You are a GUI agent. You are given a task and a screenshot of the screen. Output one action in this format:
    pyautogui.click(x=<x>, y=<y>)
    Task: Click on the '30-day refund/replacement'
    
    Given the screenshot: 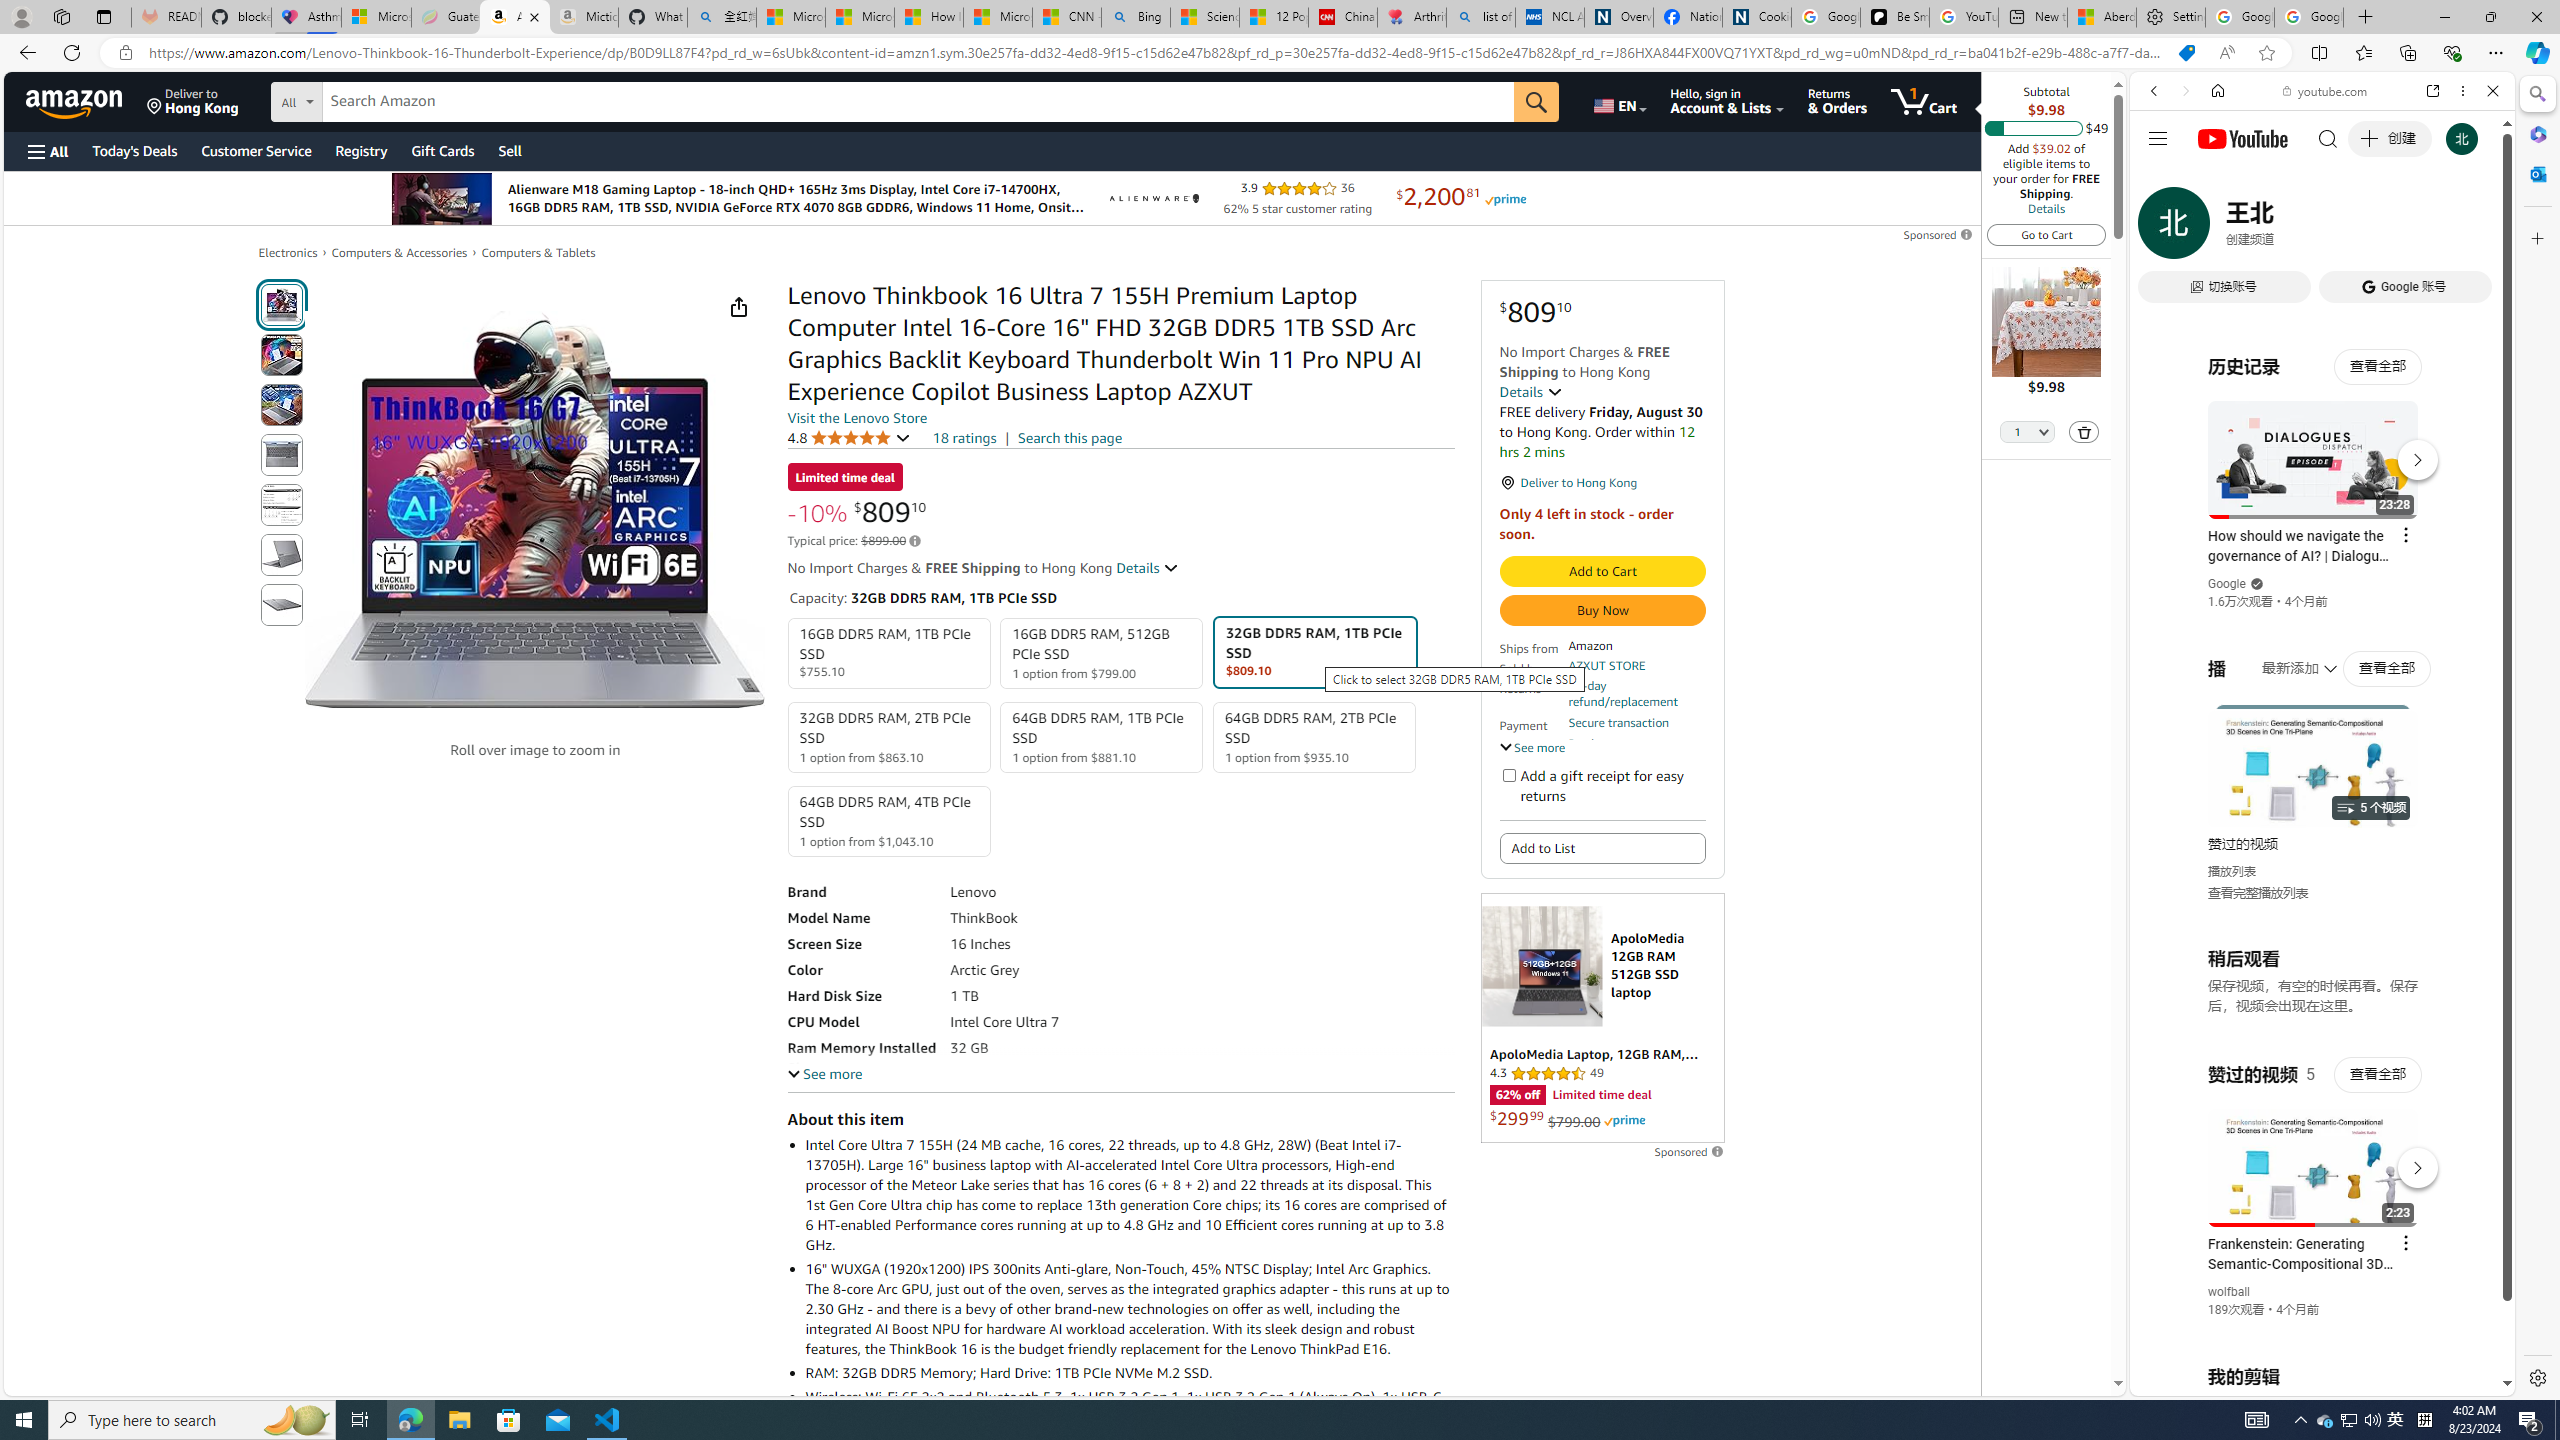 What is the action you would take?
    pyautogui.click(x=1634, y=693)
    